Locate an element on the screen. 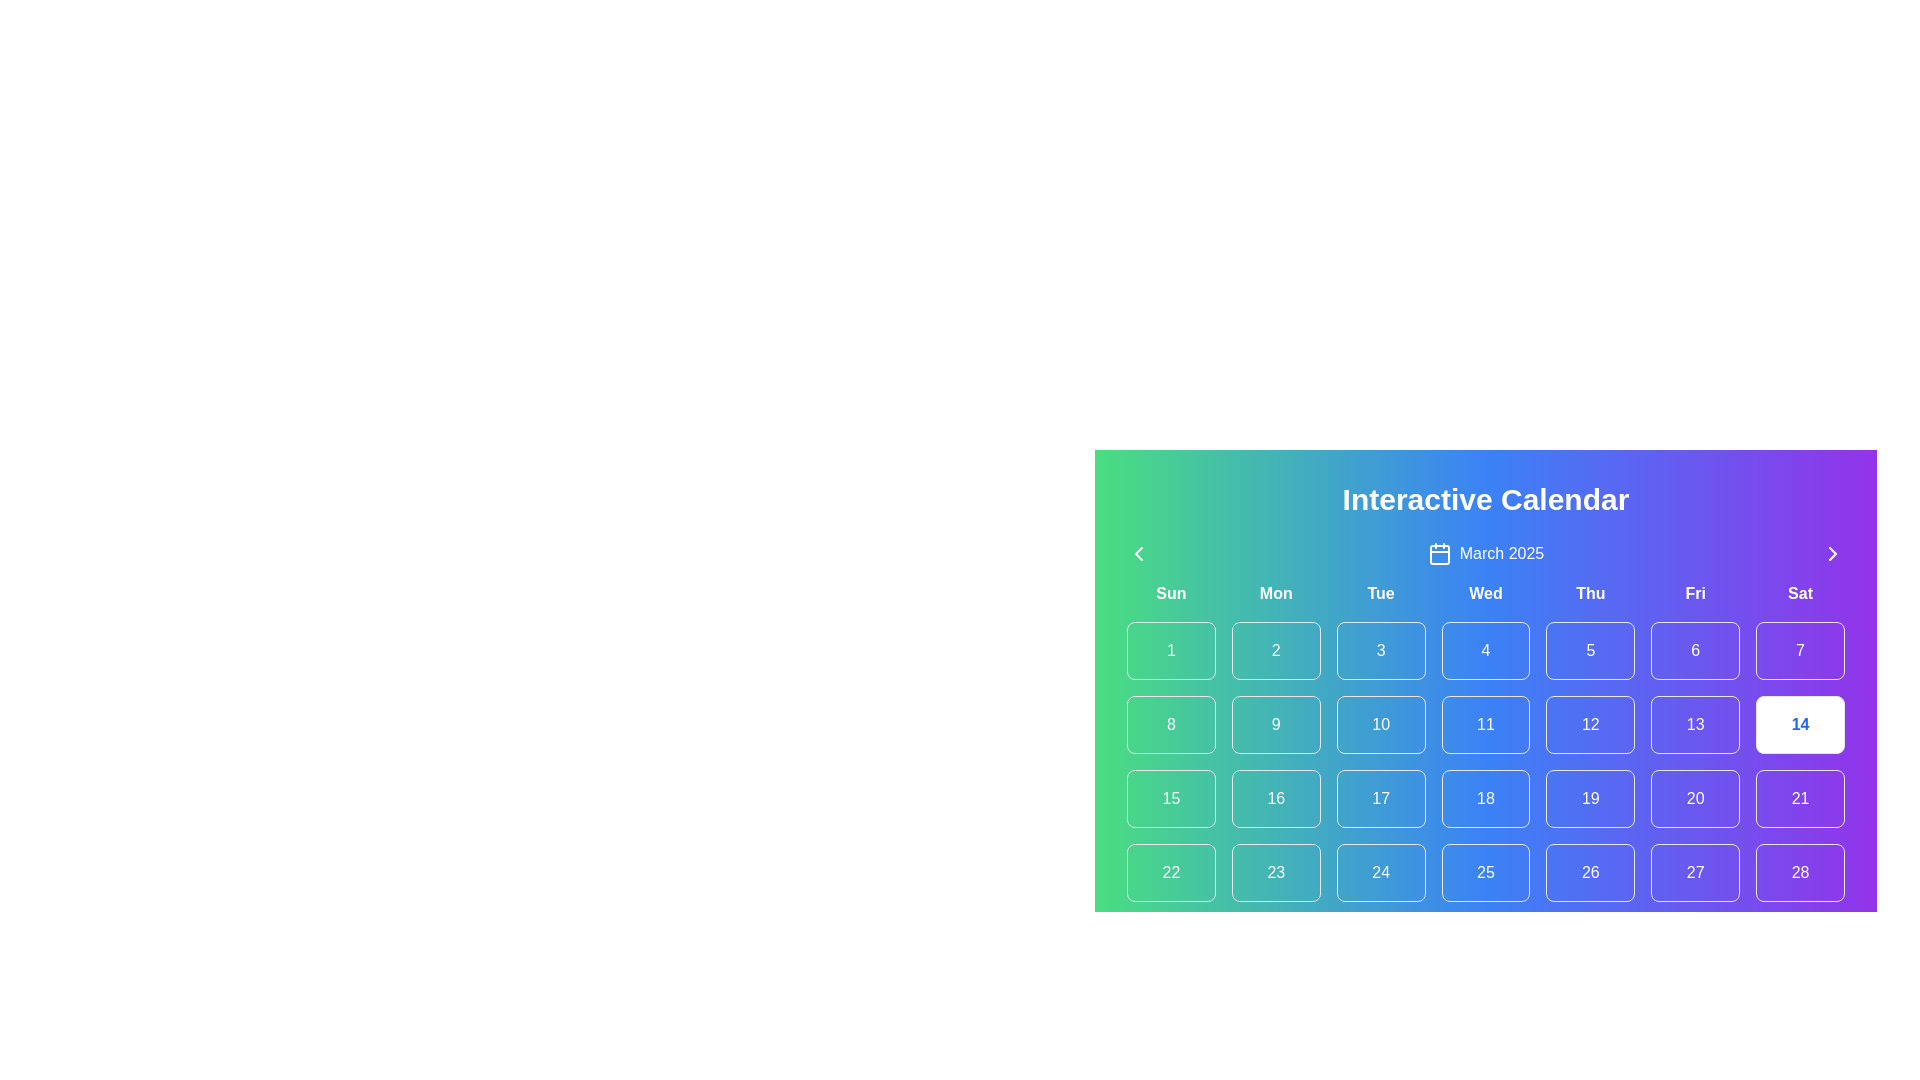  calendar day cell representing the 13th day of the month, located in the calendar grid under the header for Friday, using developer tools is located at coordinates (1694, 725).